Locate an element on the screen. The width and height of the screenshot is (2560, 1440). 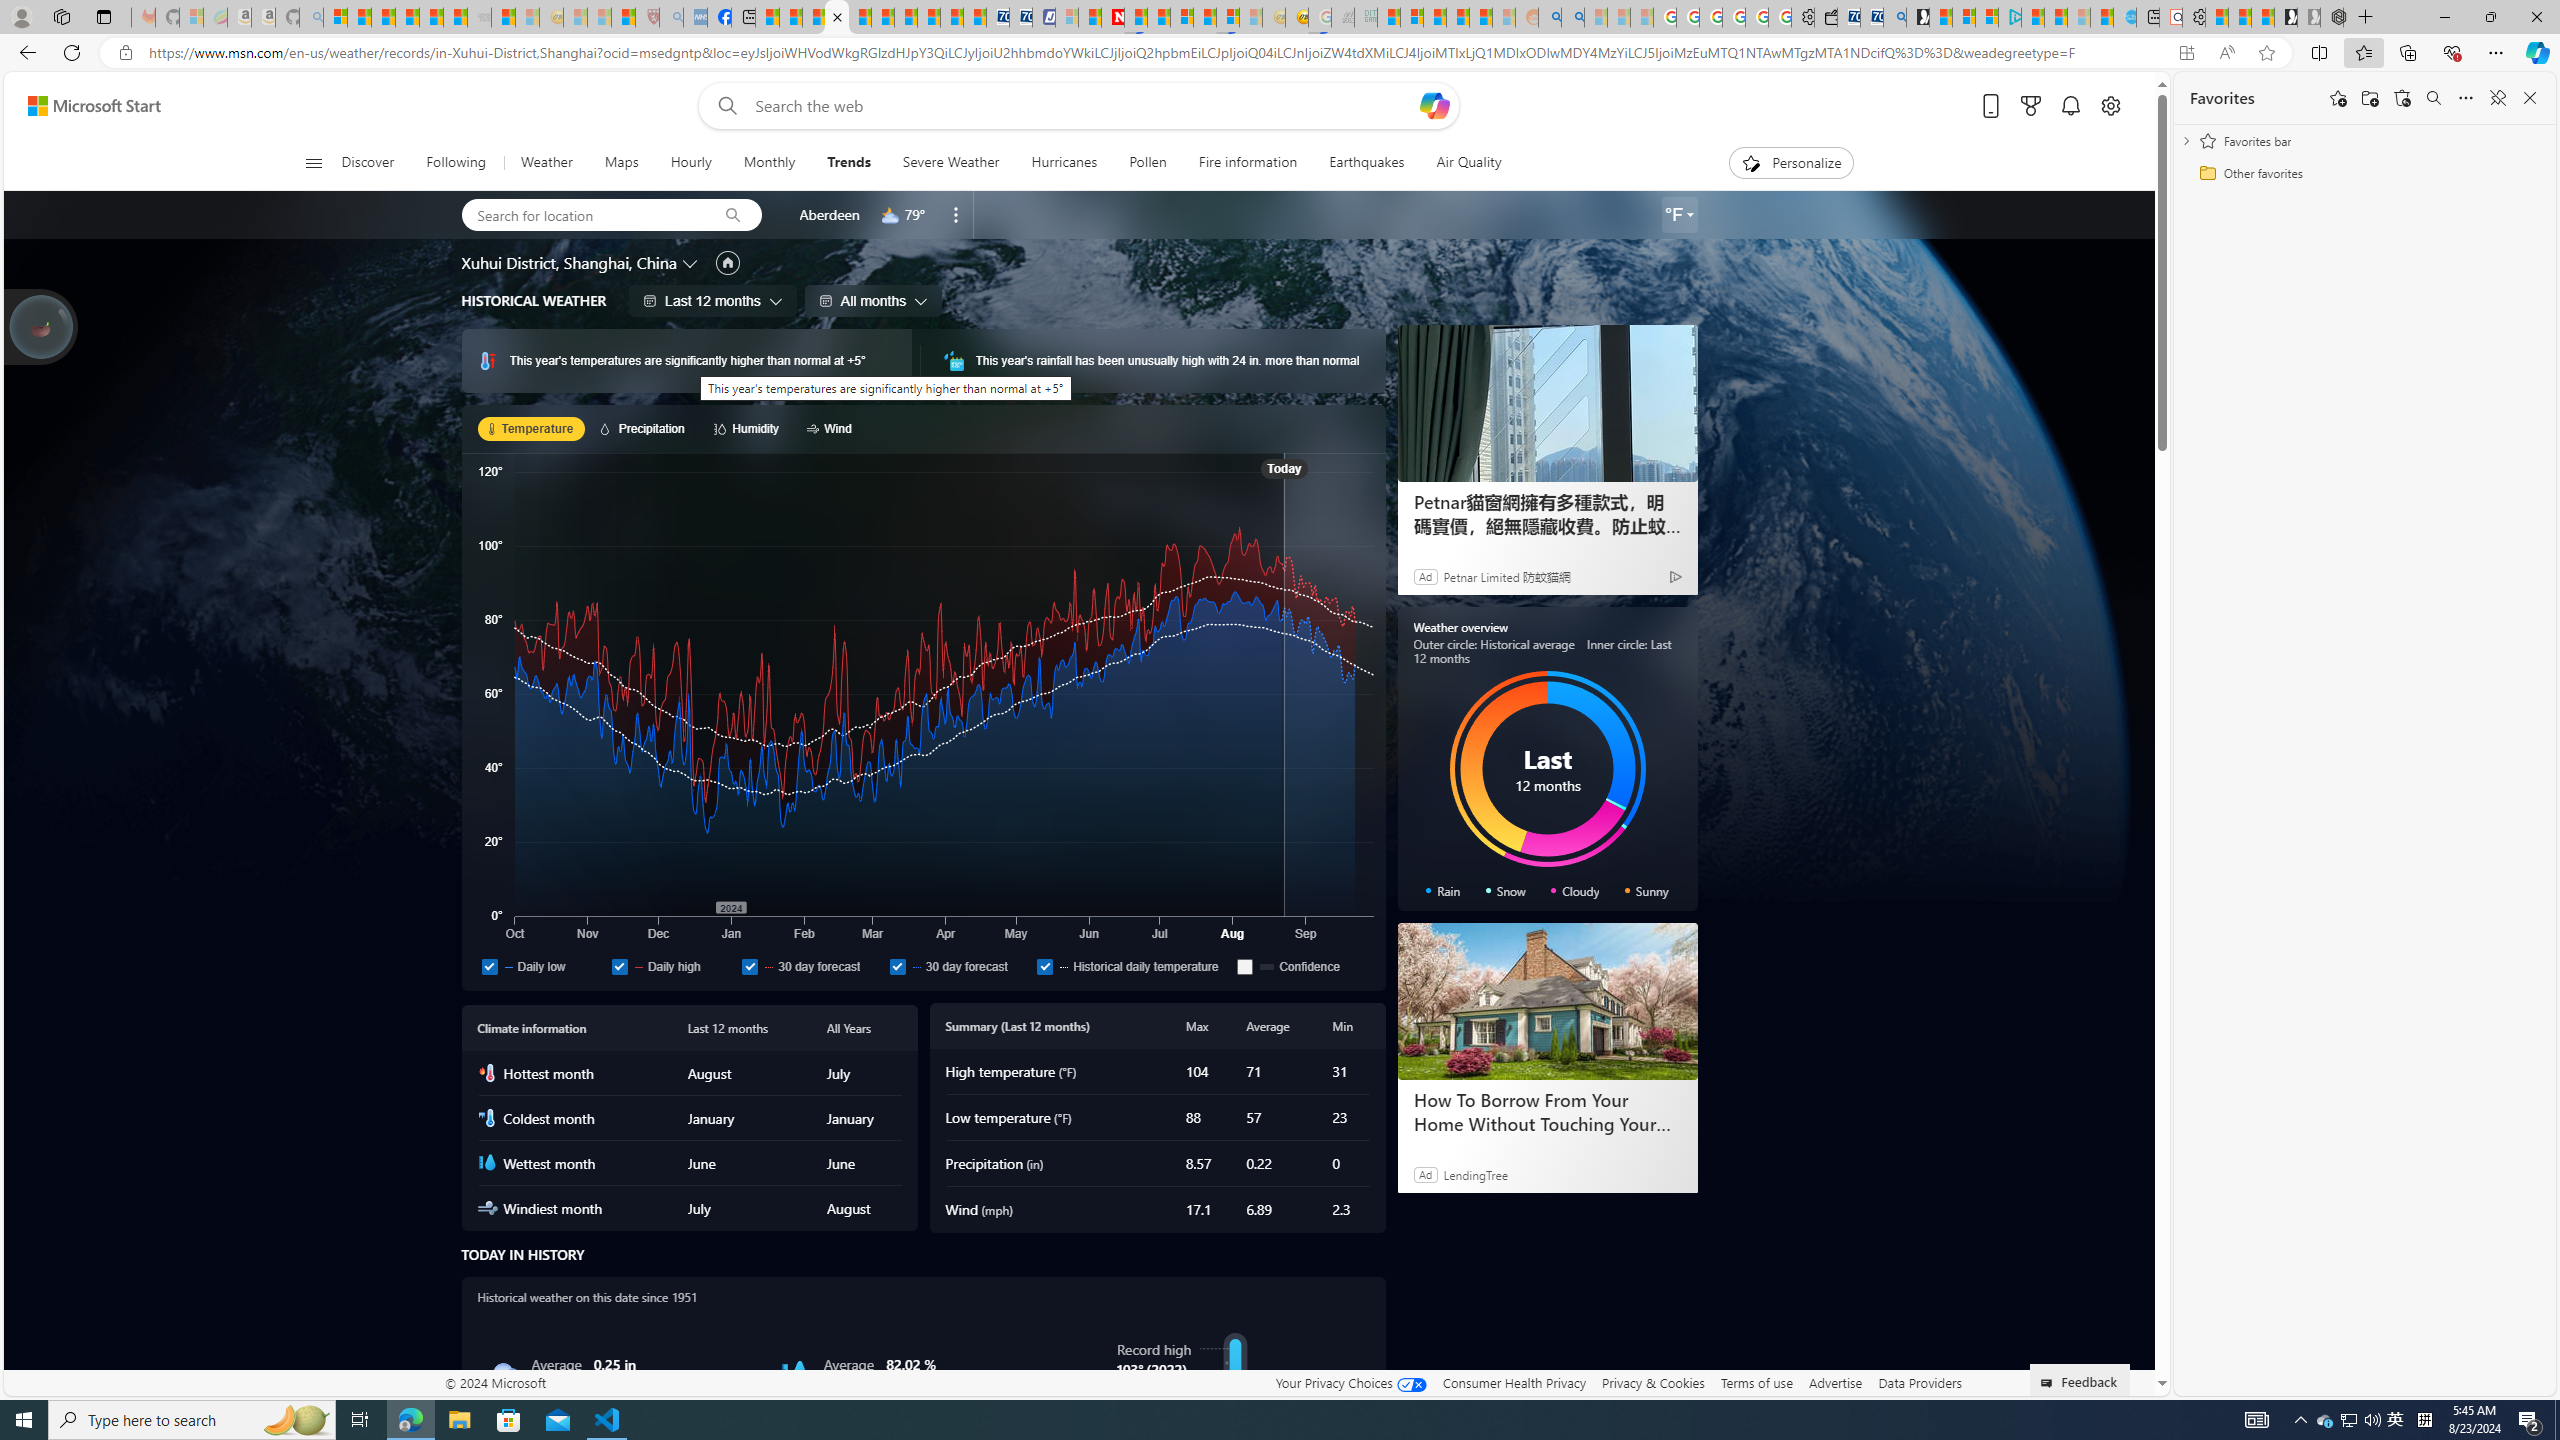
'Humidity' is located at coordinates (750, 428).